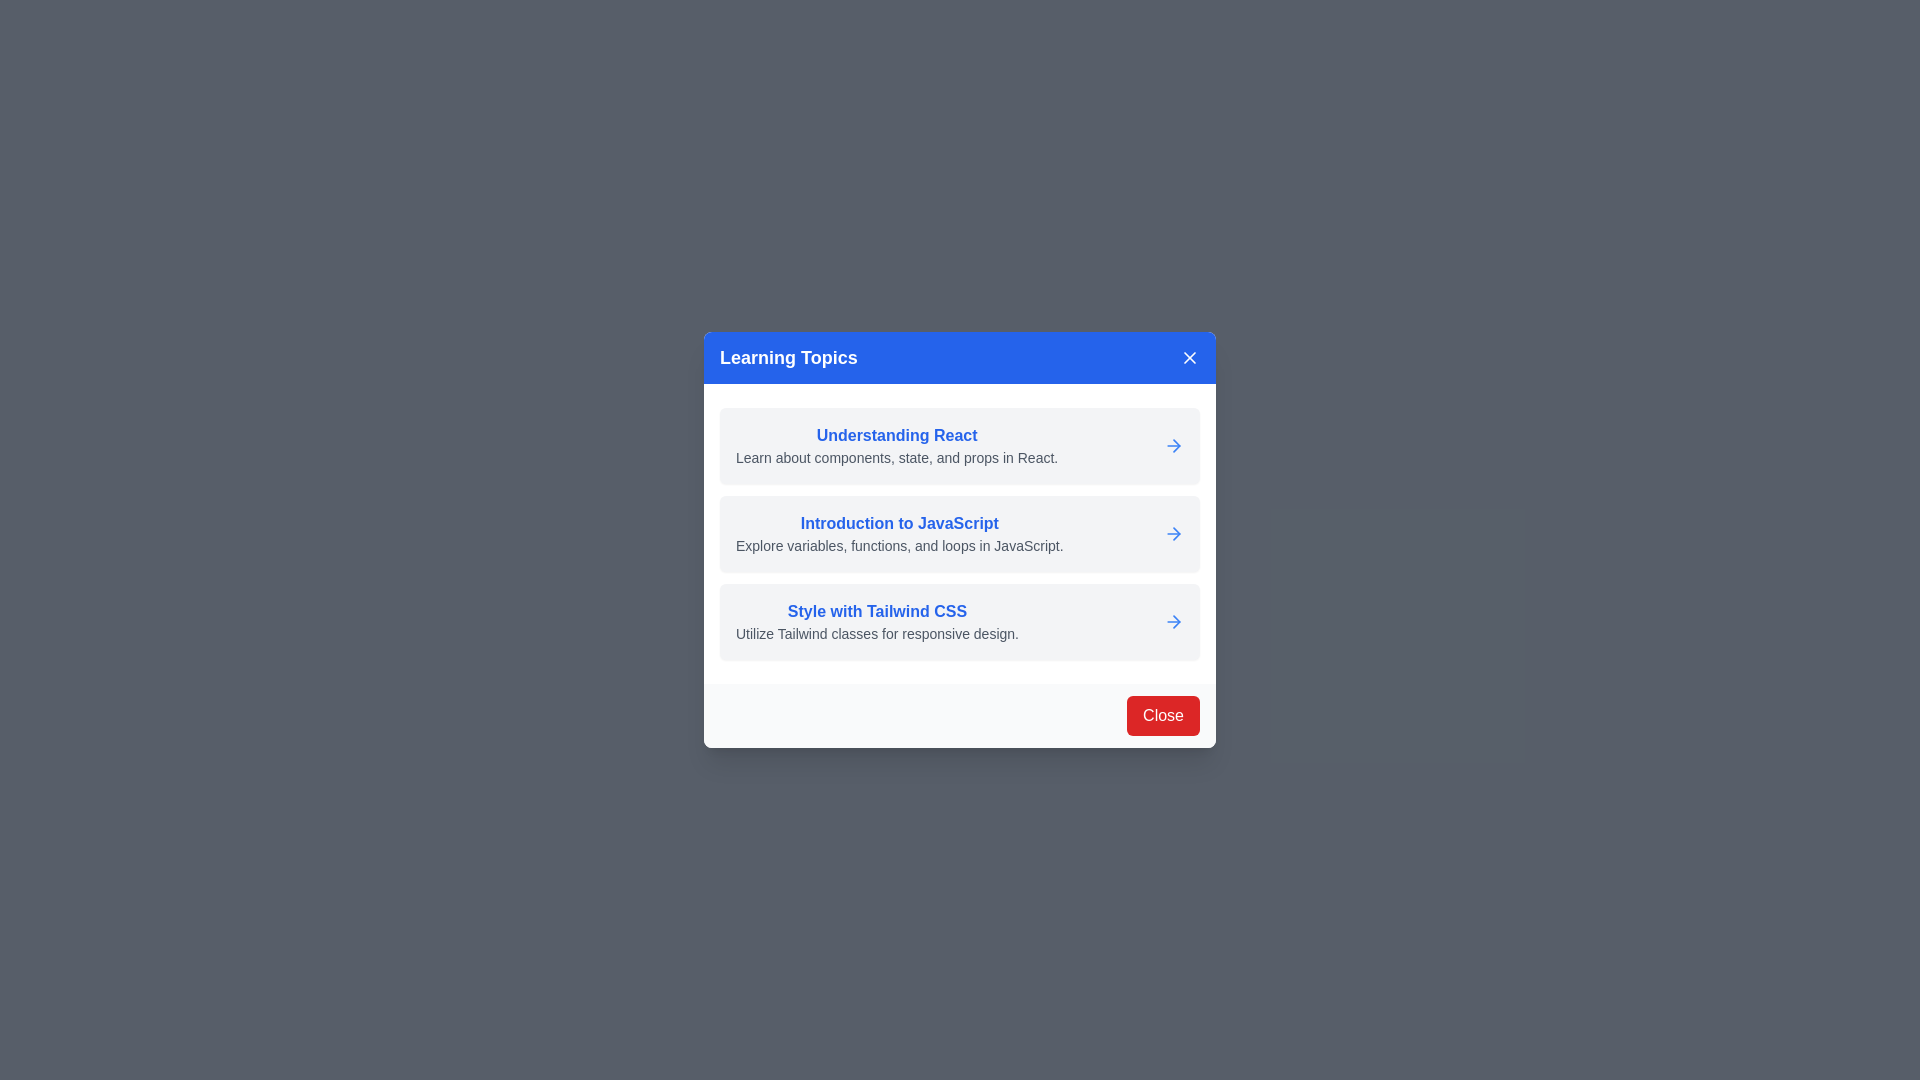 The height and width of the screenshot is (1080, 1920). I want to click on the rightmost arrow icon/button in the 'Introduction to JavaScript' section, so click(1174, 532).